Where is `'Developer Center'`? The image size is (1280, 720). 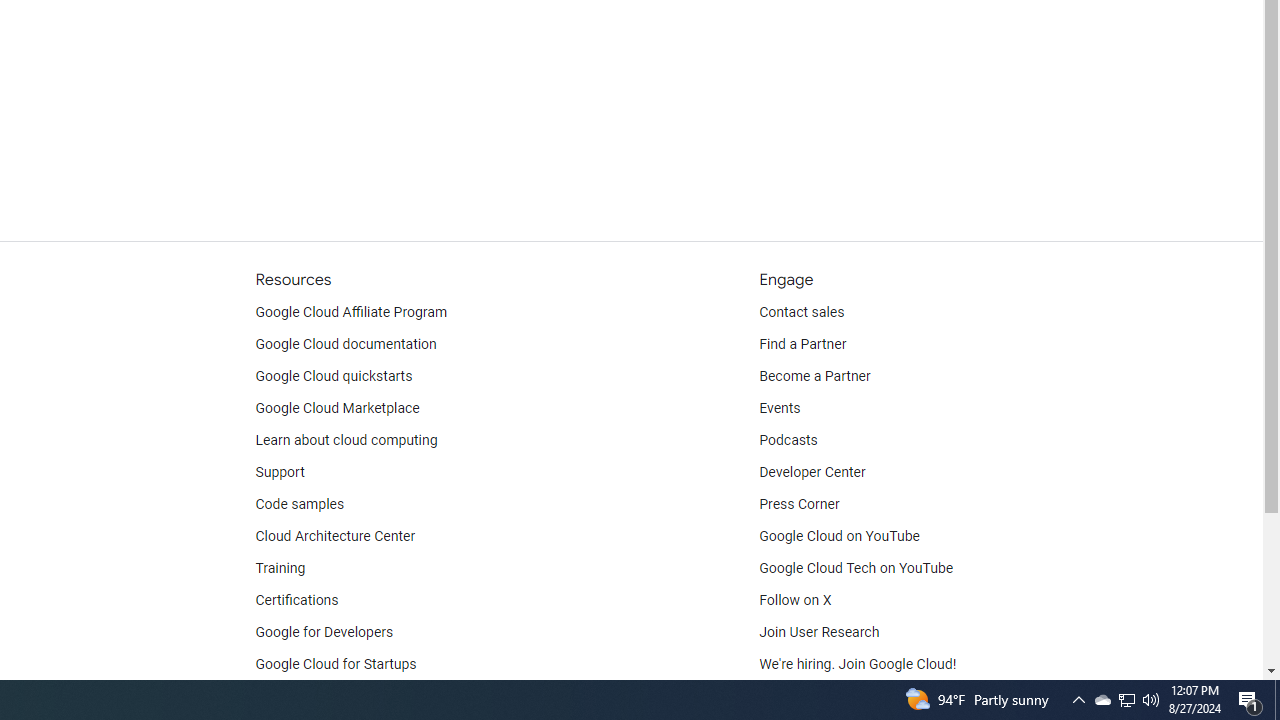
'Developer Center' is located at coordinates (812, 473).